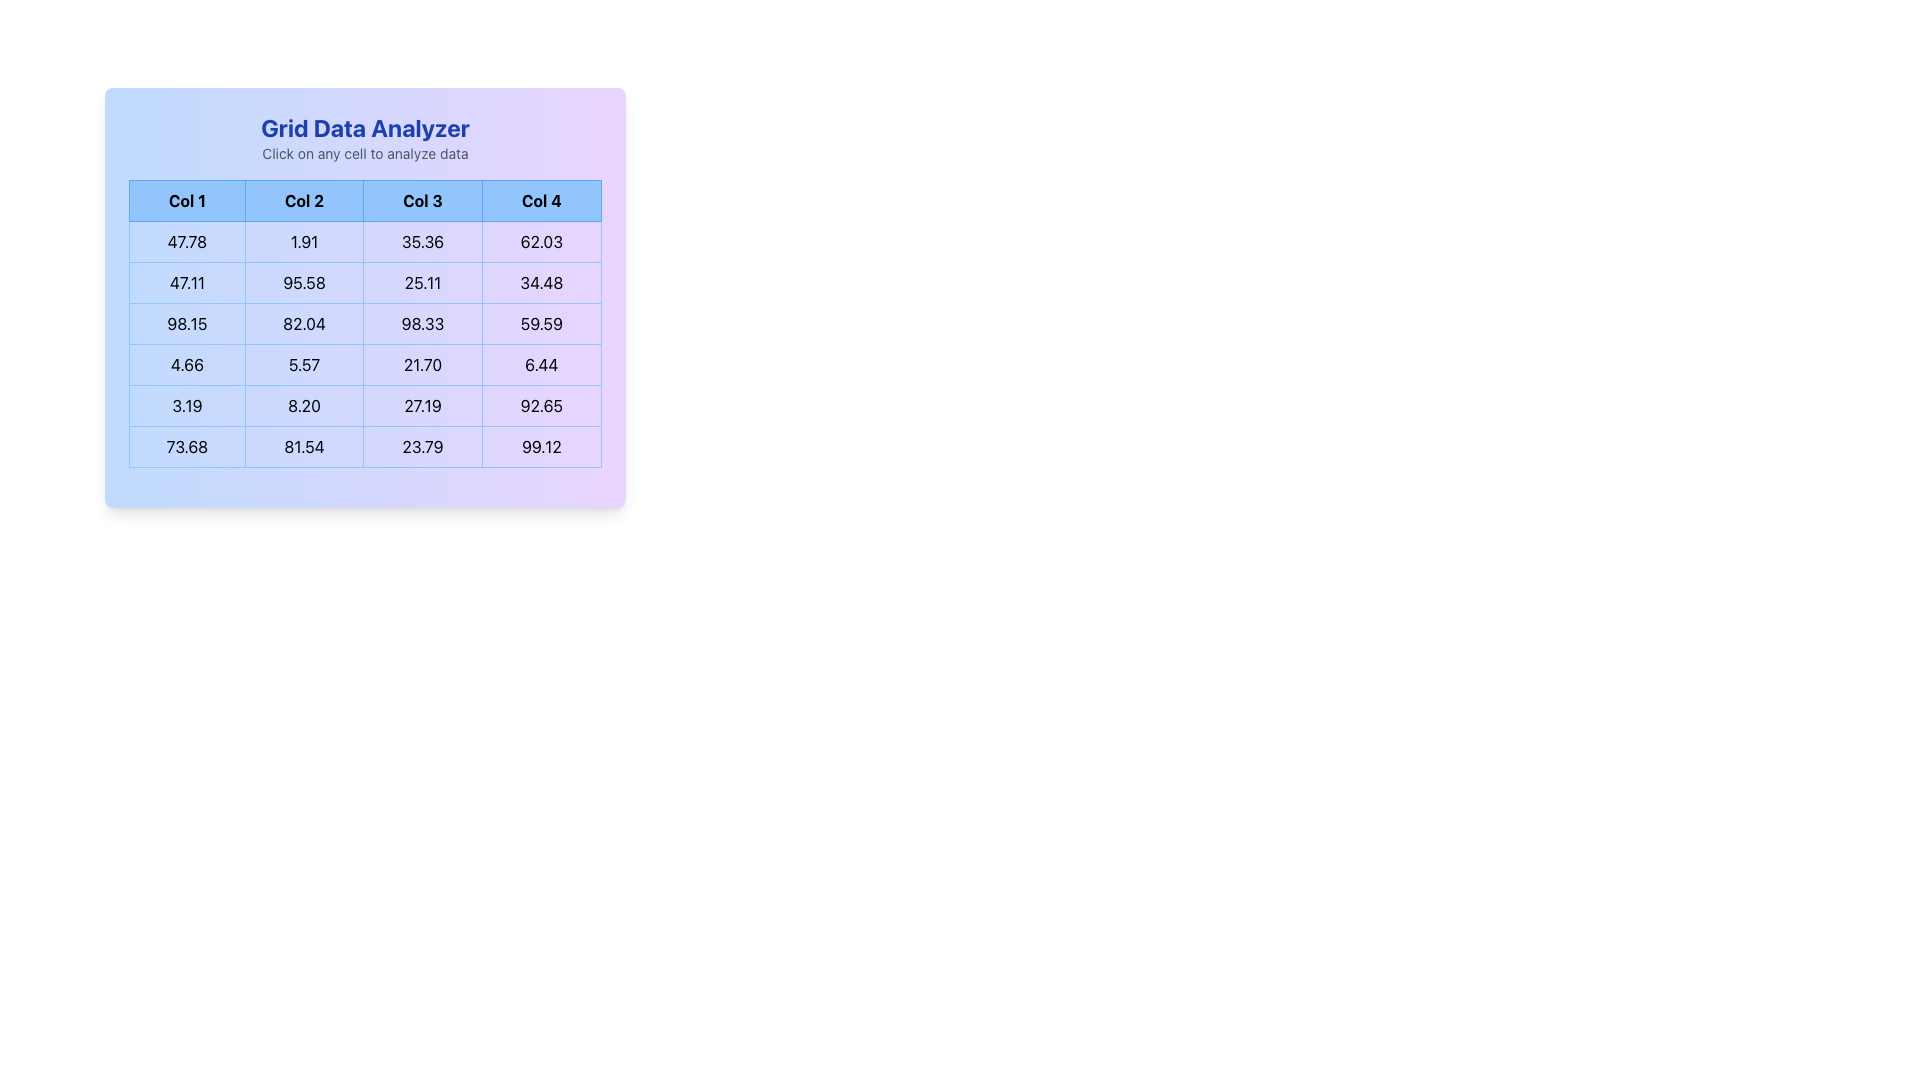  I want to click on the numeric value '82.04' in the second cell of the second column of the third row in the grid-like table, which is styled with a bordered box and surrounded by similar numeric elements, so click(303, 323).